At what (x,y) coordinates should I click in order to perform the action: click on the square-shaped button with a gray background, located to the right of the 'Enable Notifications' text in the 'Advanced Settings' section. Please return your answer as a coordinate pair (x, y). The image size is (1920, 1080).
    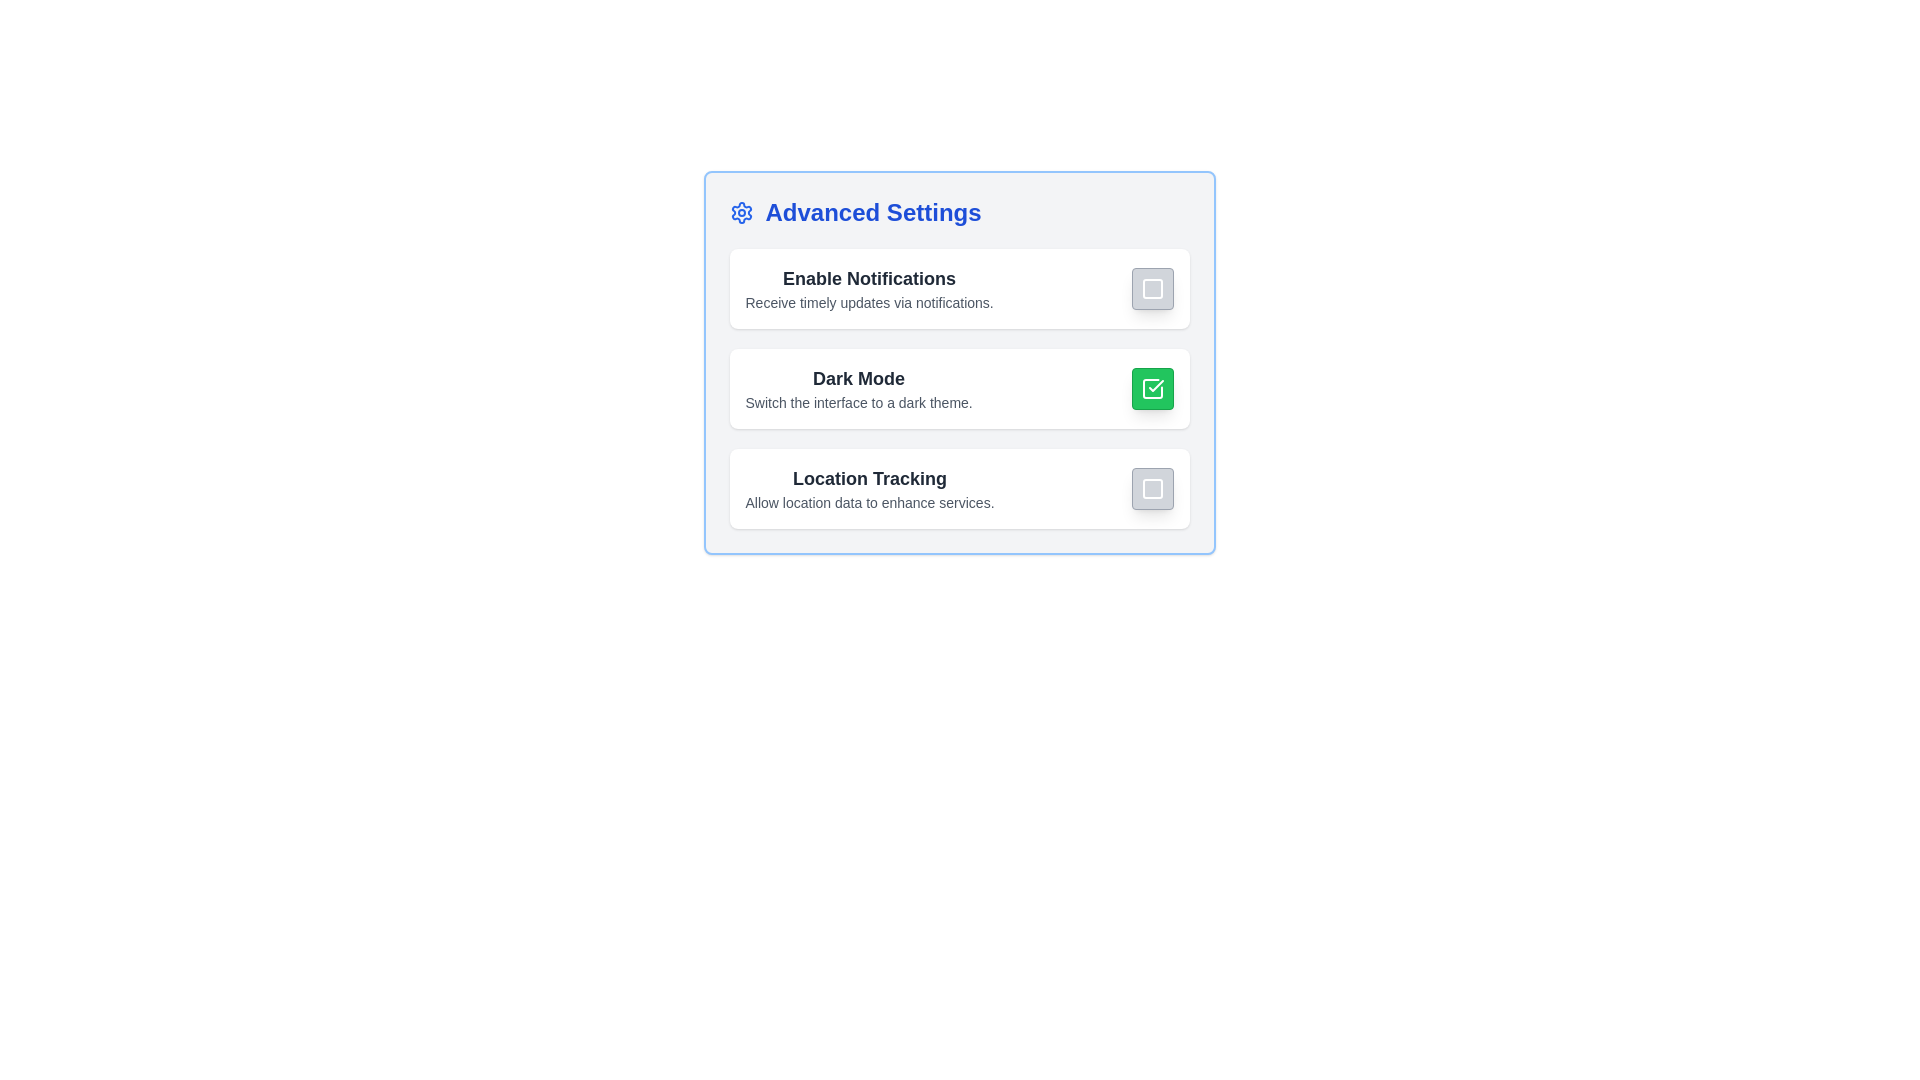
    Looking at the image, I should click on (1152, 289).